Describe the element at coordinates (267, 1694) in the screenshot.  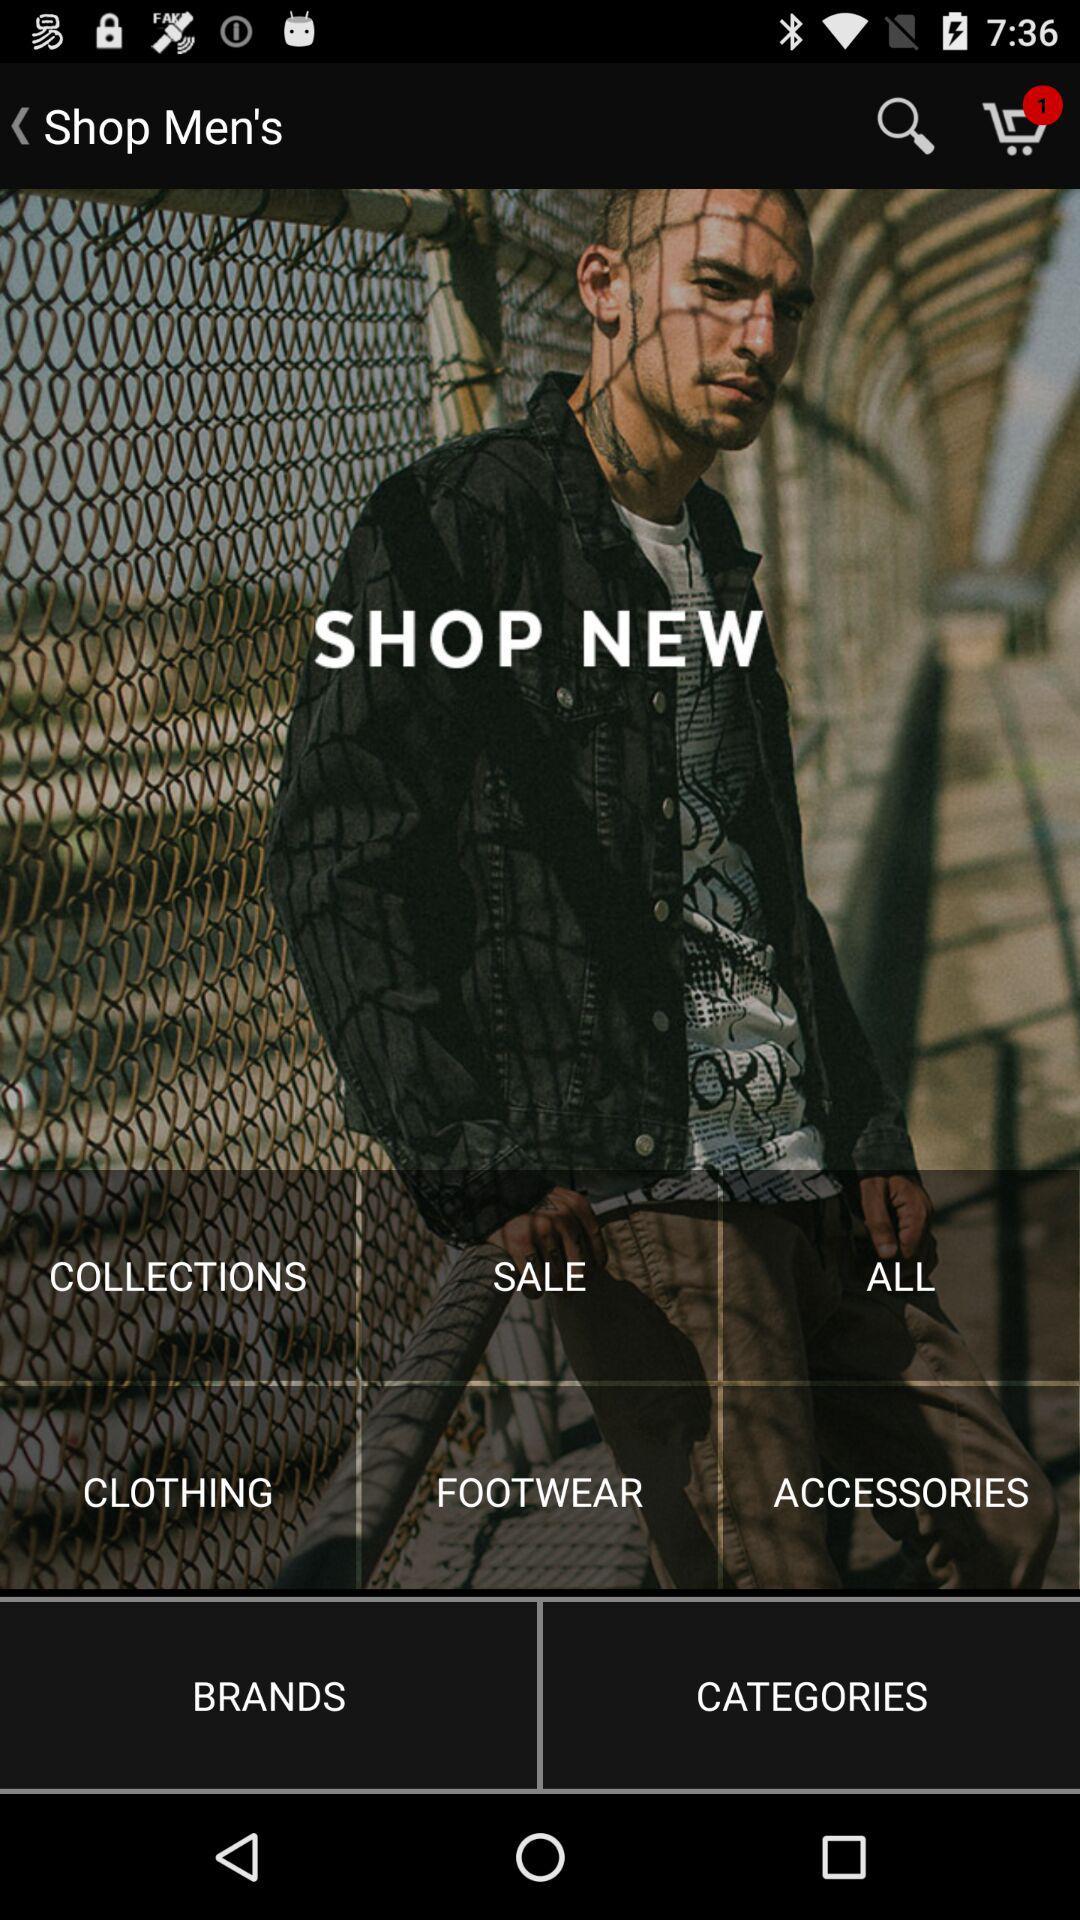
I see `brands icon` at that location.